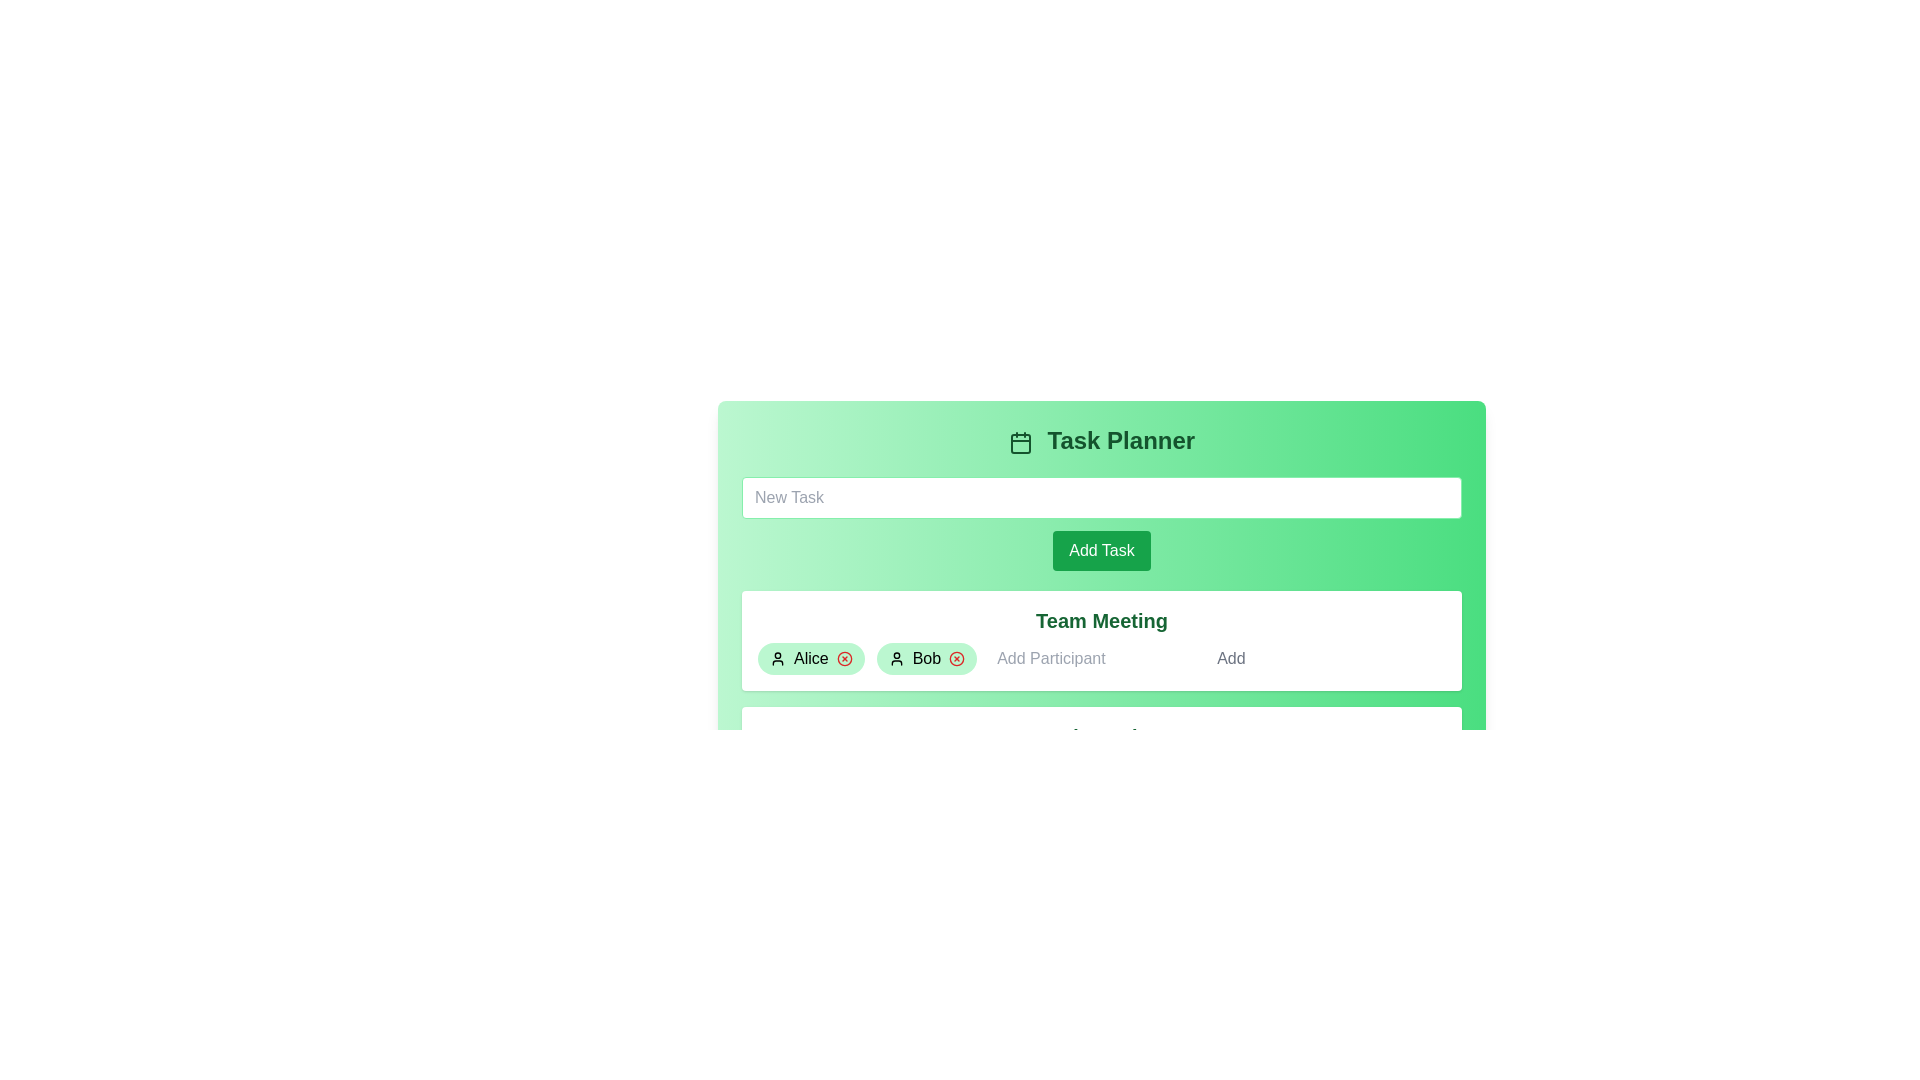 The width and height of the screenshot is (1920, 1080). What do you see at coordinates (925, 659) in the screenshot?
I see `the pill-shaped participant badge representing 'Bob' in the 'Team Meeting' section` at bounding box center [925, 659].